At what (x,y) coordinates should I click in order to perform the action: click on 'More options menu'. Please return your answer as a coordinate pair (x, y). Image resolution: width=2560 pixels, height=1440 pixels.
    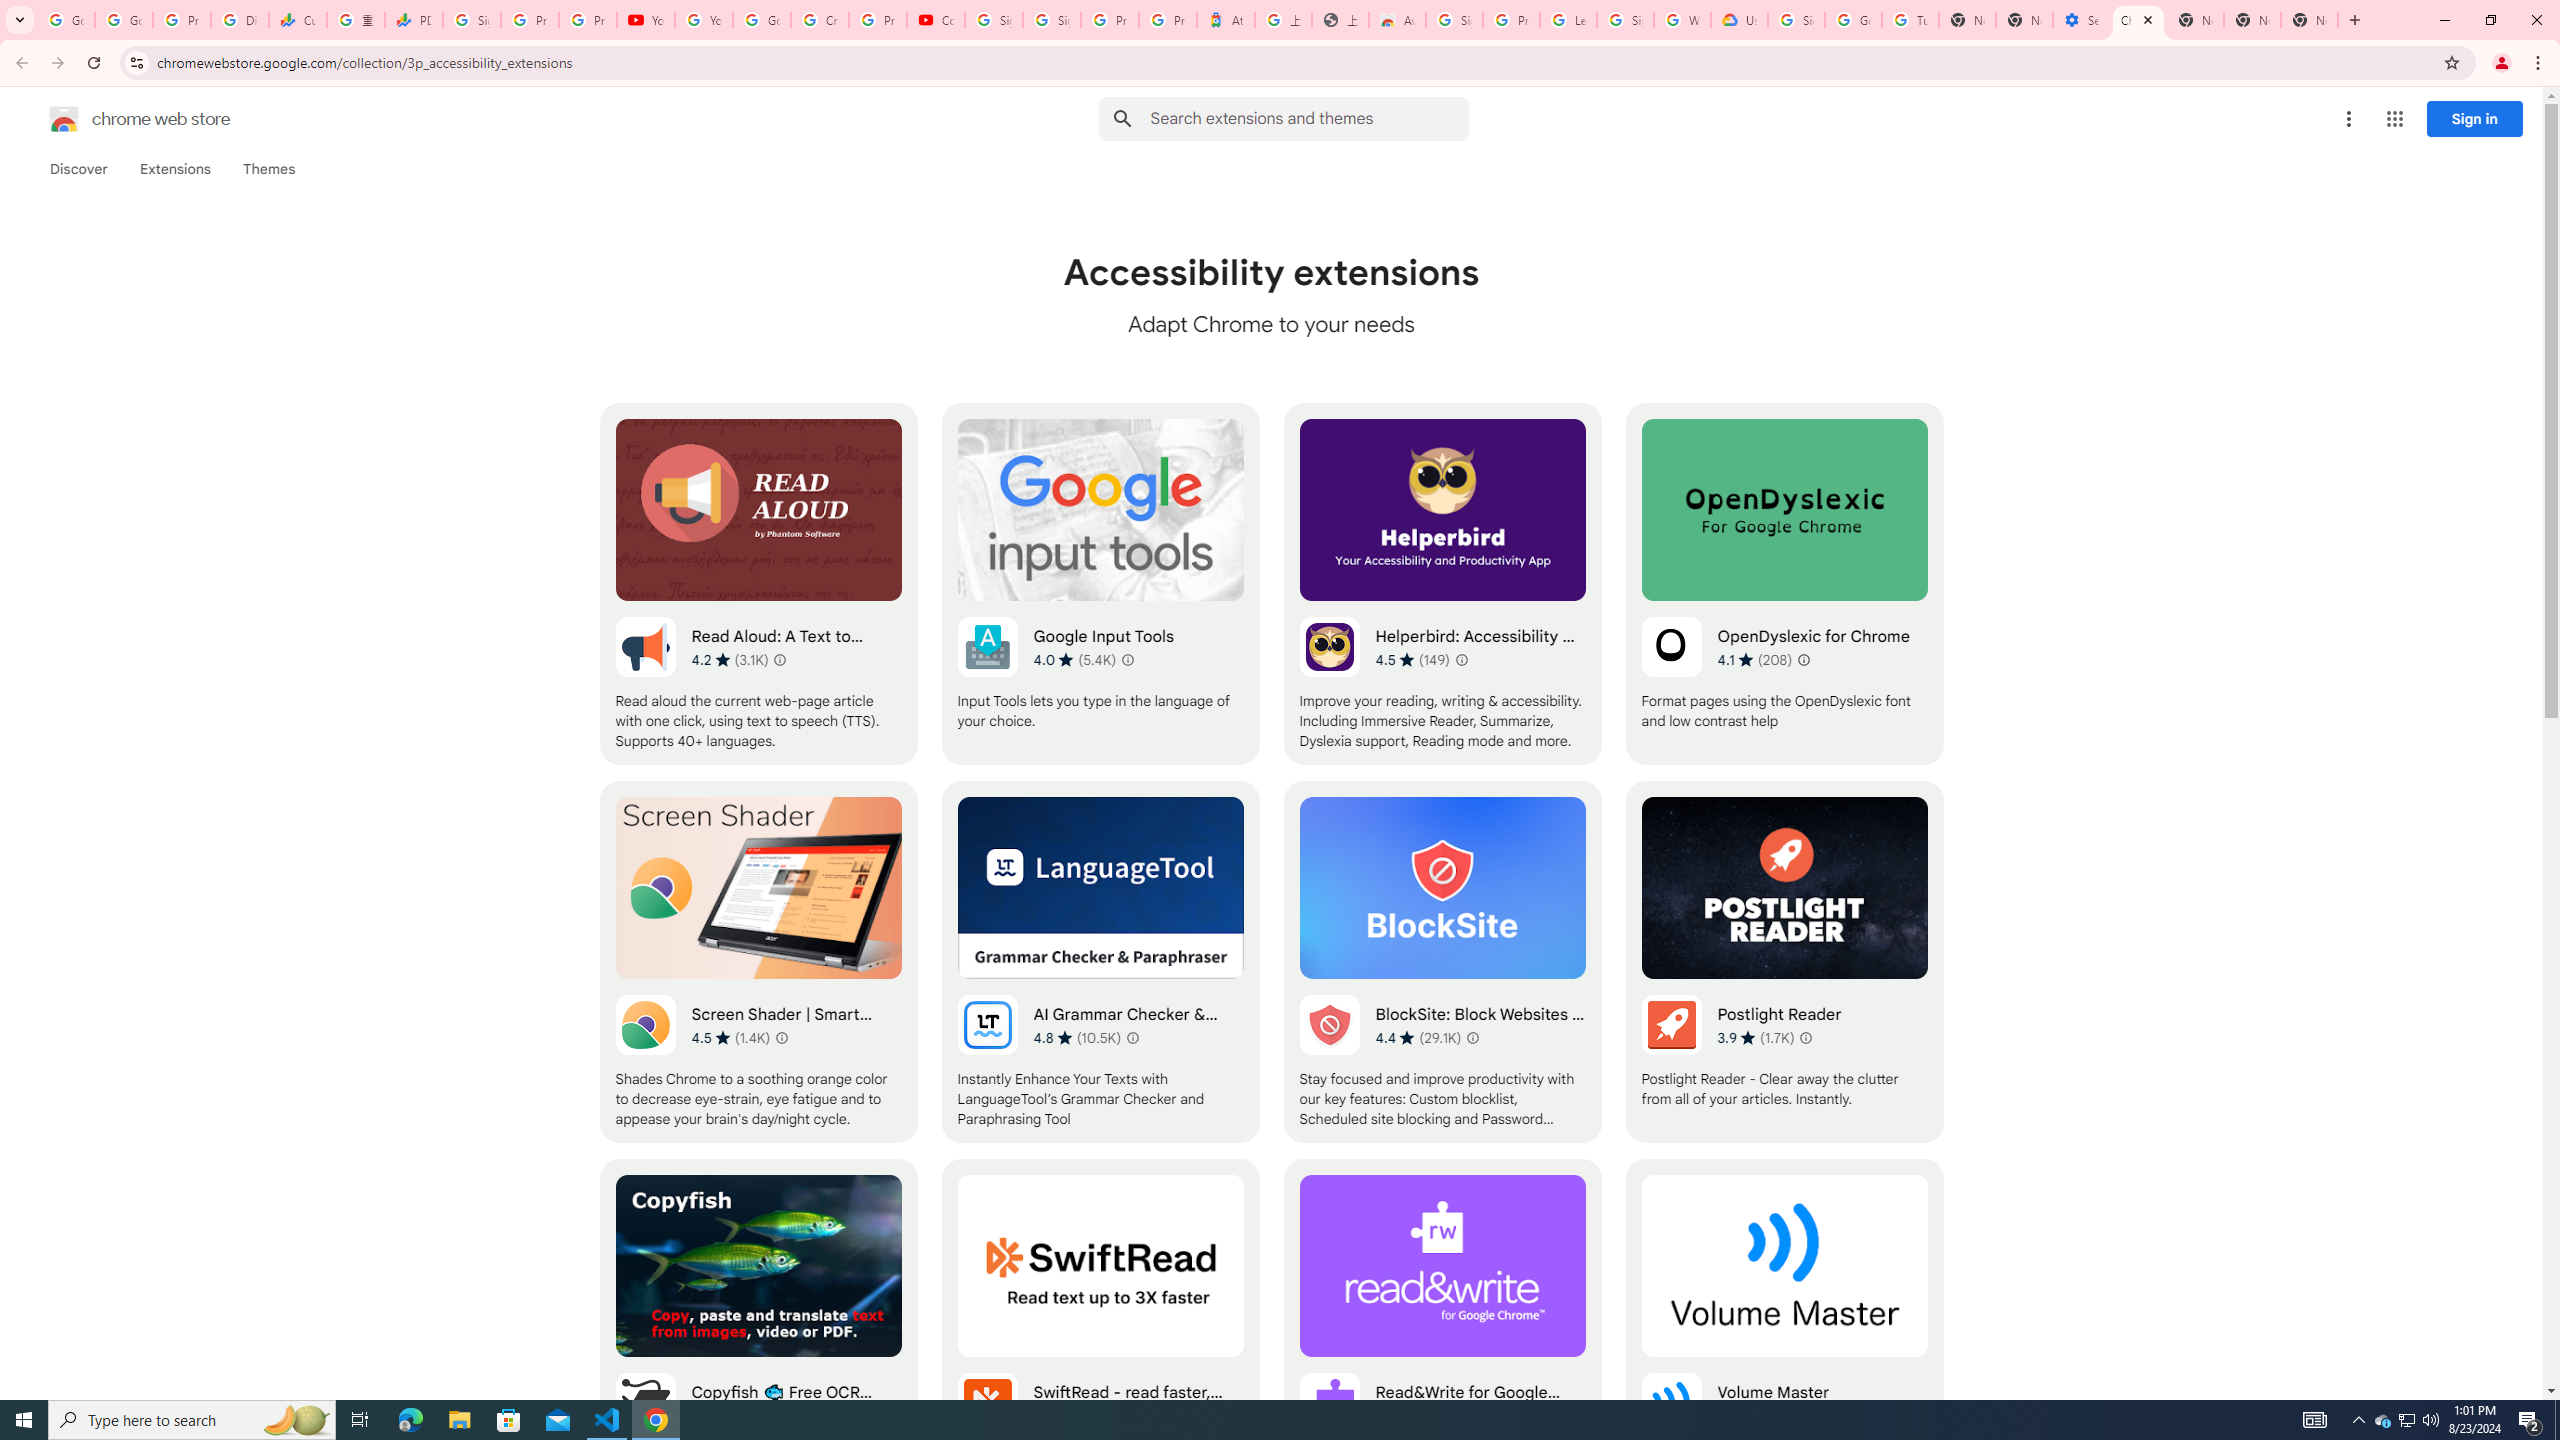
    Looking at the image, I should click on (2348, 118).